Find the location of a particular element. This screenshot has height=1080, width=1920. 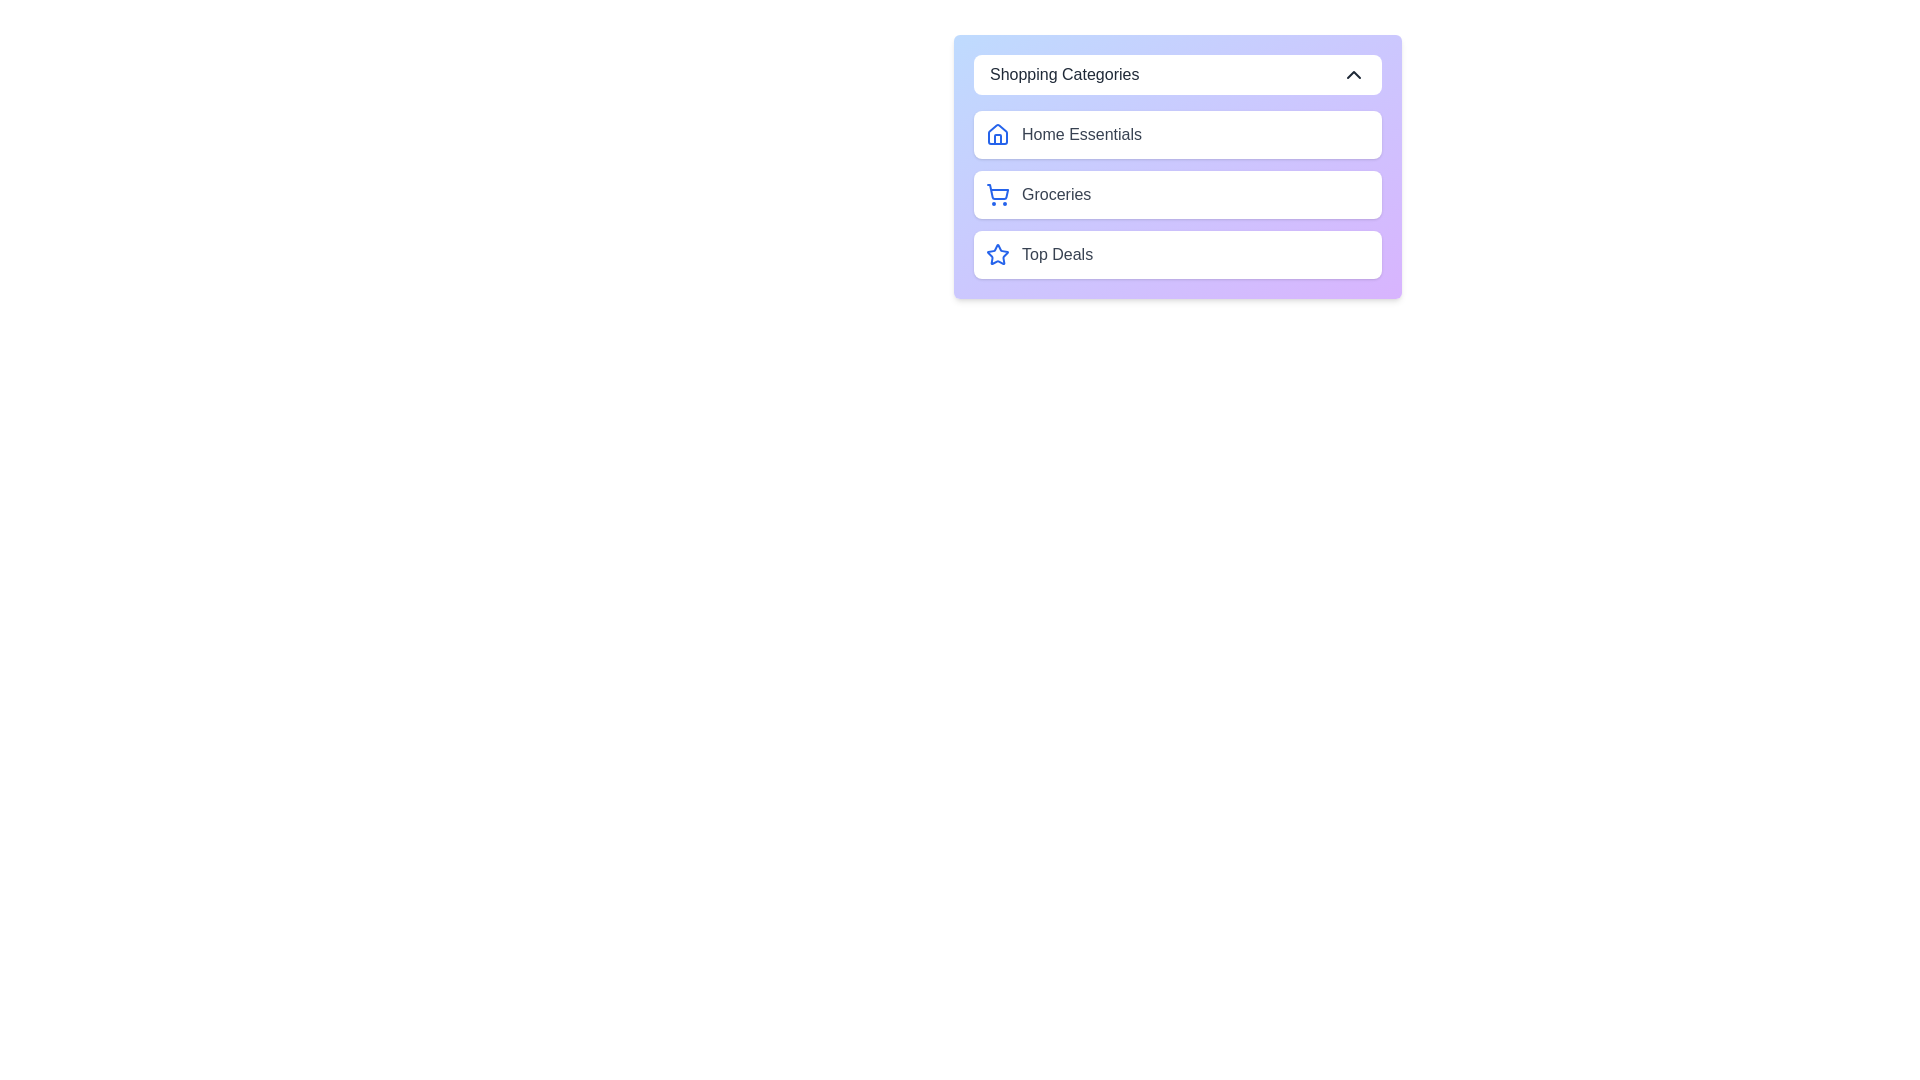

the category Groceries is located at coordinates (1177, 195).